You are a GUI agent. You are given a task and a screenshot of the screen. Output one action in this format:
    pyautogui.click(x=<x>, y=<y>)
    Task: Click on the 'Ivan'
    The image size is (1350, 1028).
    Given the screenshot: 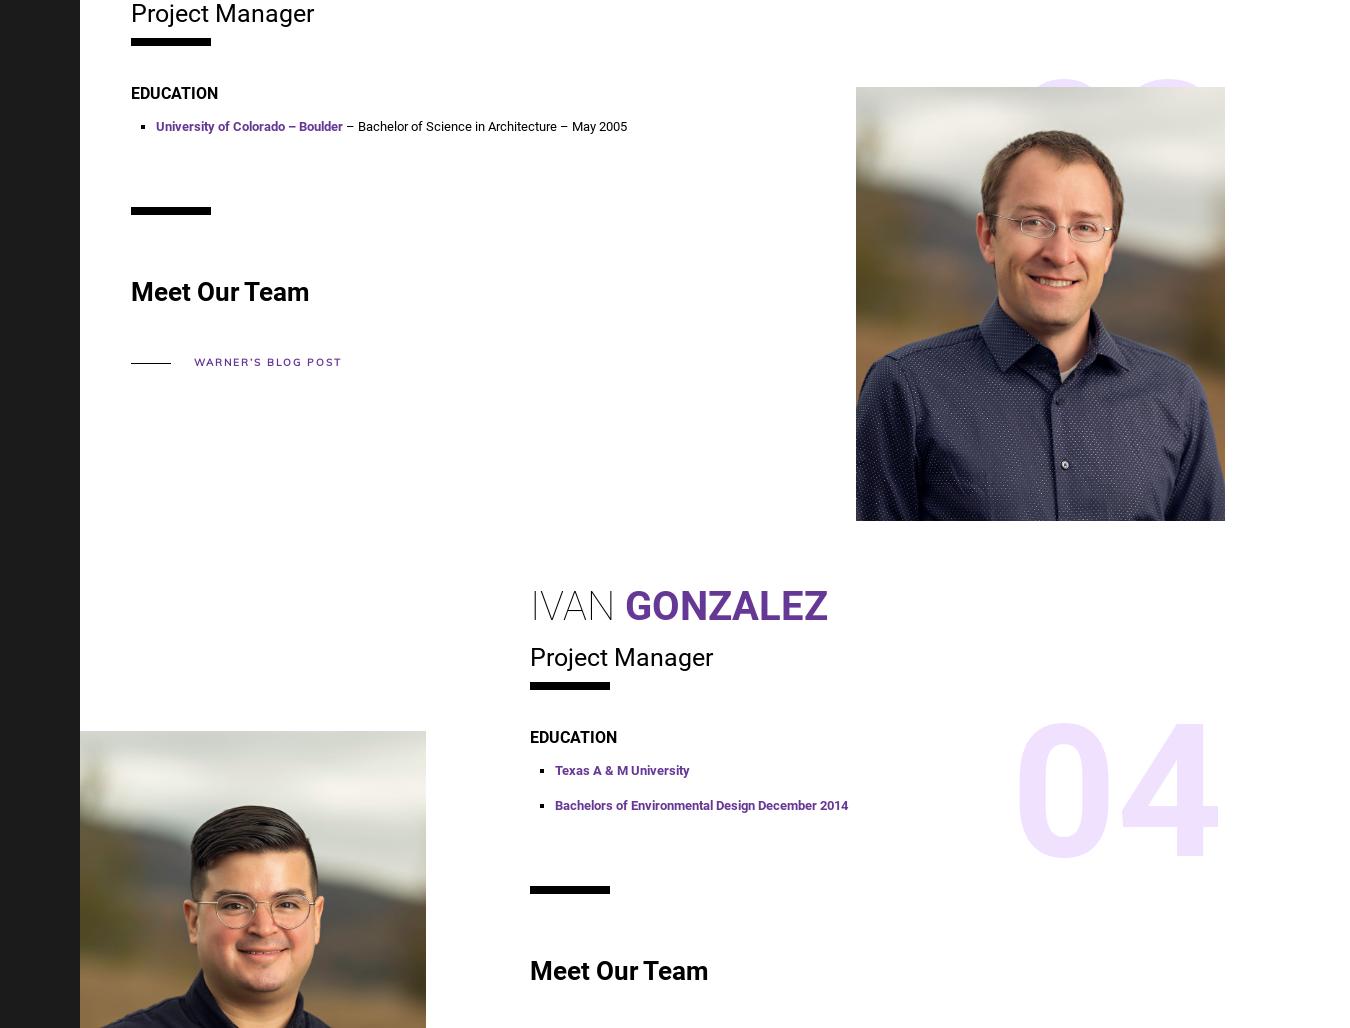 What is the action you would take?
    pyautogui.click(x=529, y=605)
    